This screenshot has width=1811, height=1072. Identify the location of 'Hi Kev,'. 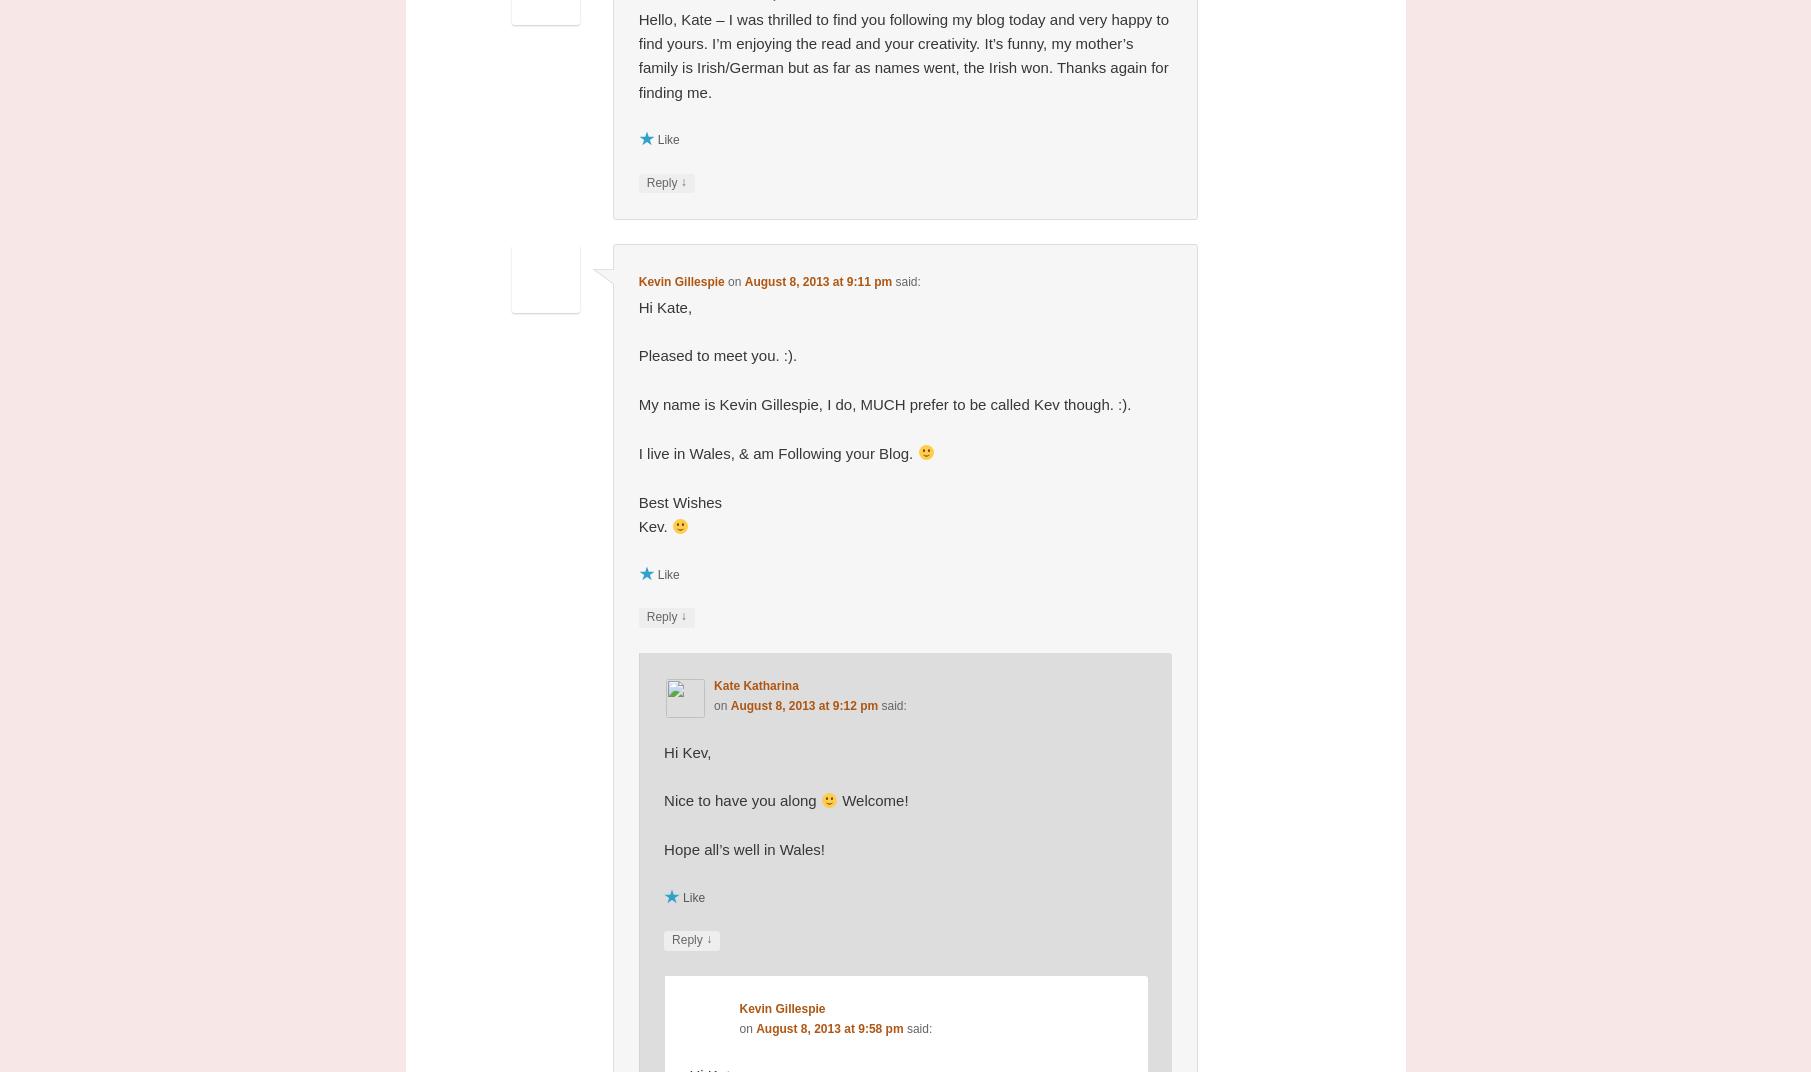
(687, 751).